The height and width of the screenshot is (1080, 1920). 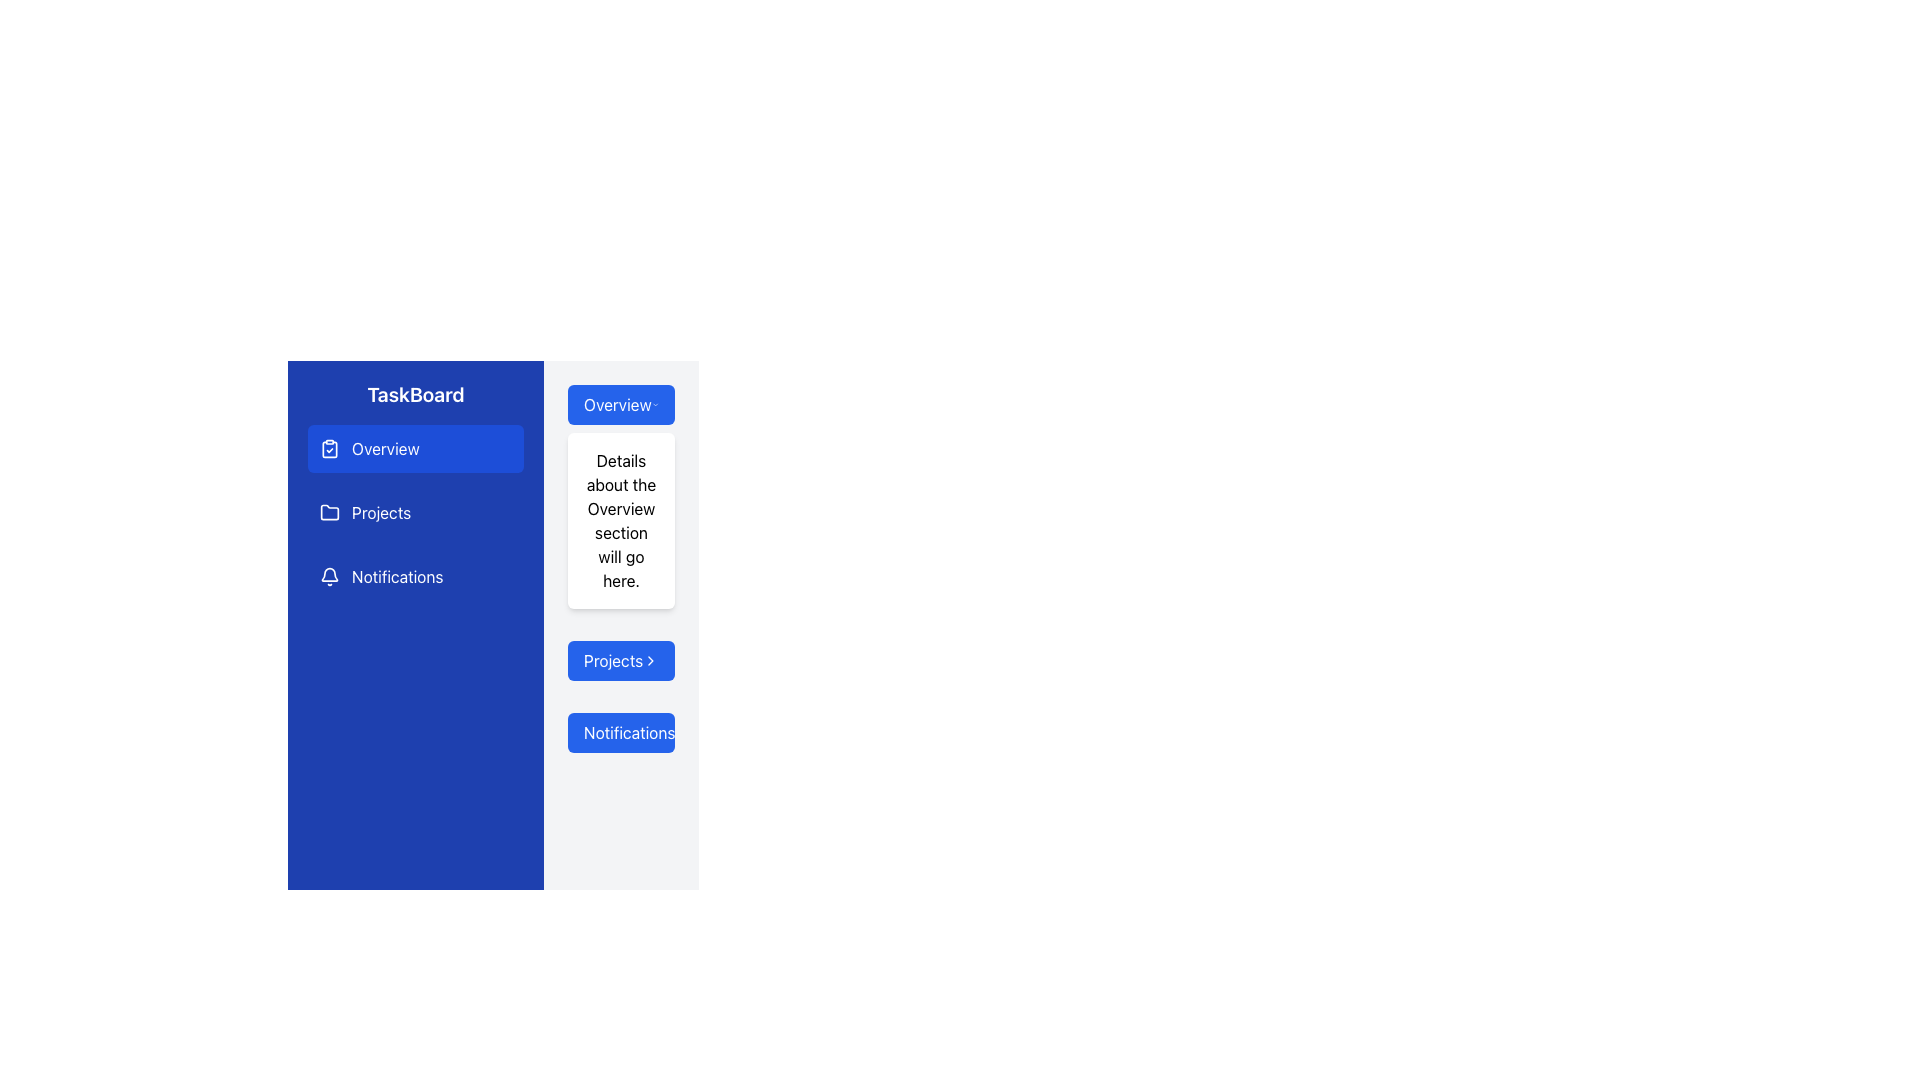 What do you see at coordinates (651, 660) in the screenshot?
I see `the icon located to the right of the 'Projects' label, which serves as a control for expanding or collapsing the menu` at bounding box center [651, 660].